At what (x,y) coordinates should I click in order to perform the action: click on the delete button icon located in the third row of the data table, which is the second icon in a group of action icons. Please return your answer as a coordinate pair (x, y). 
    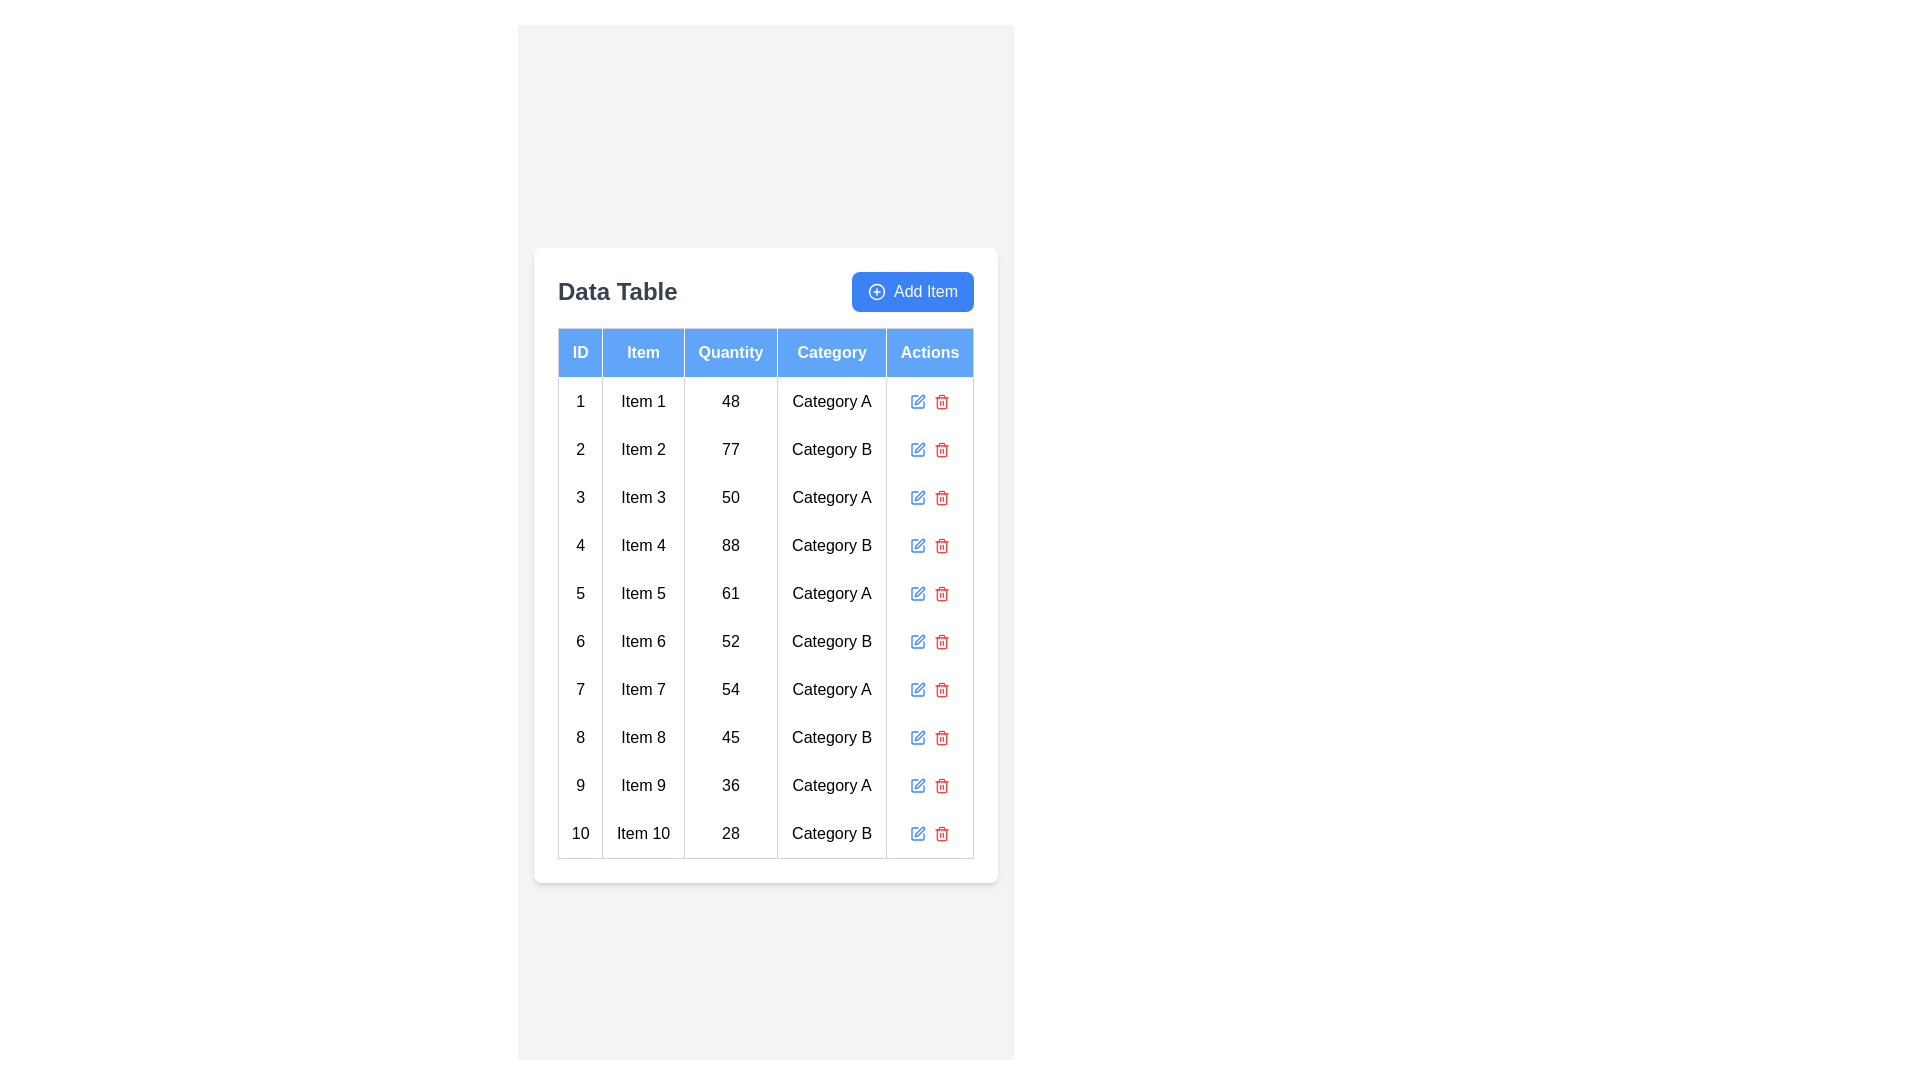
    Looking at the image, I should click on (941, 496).